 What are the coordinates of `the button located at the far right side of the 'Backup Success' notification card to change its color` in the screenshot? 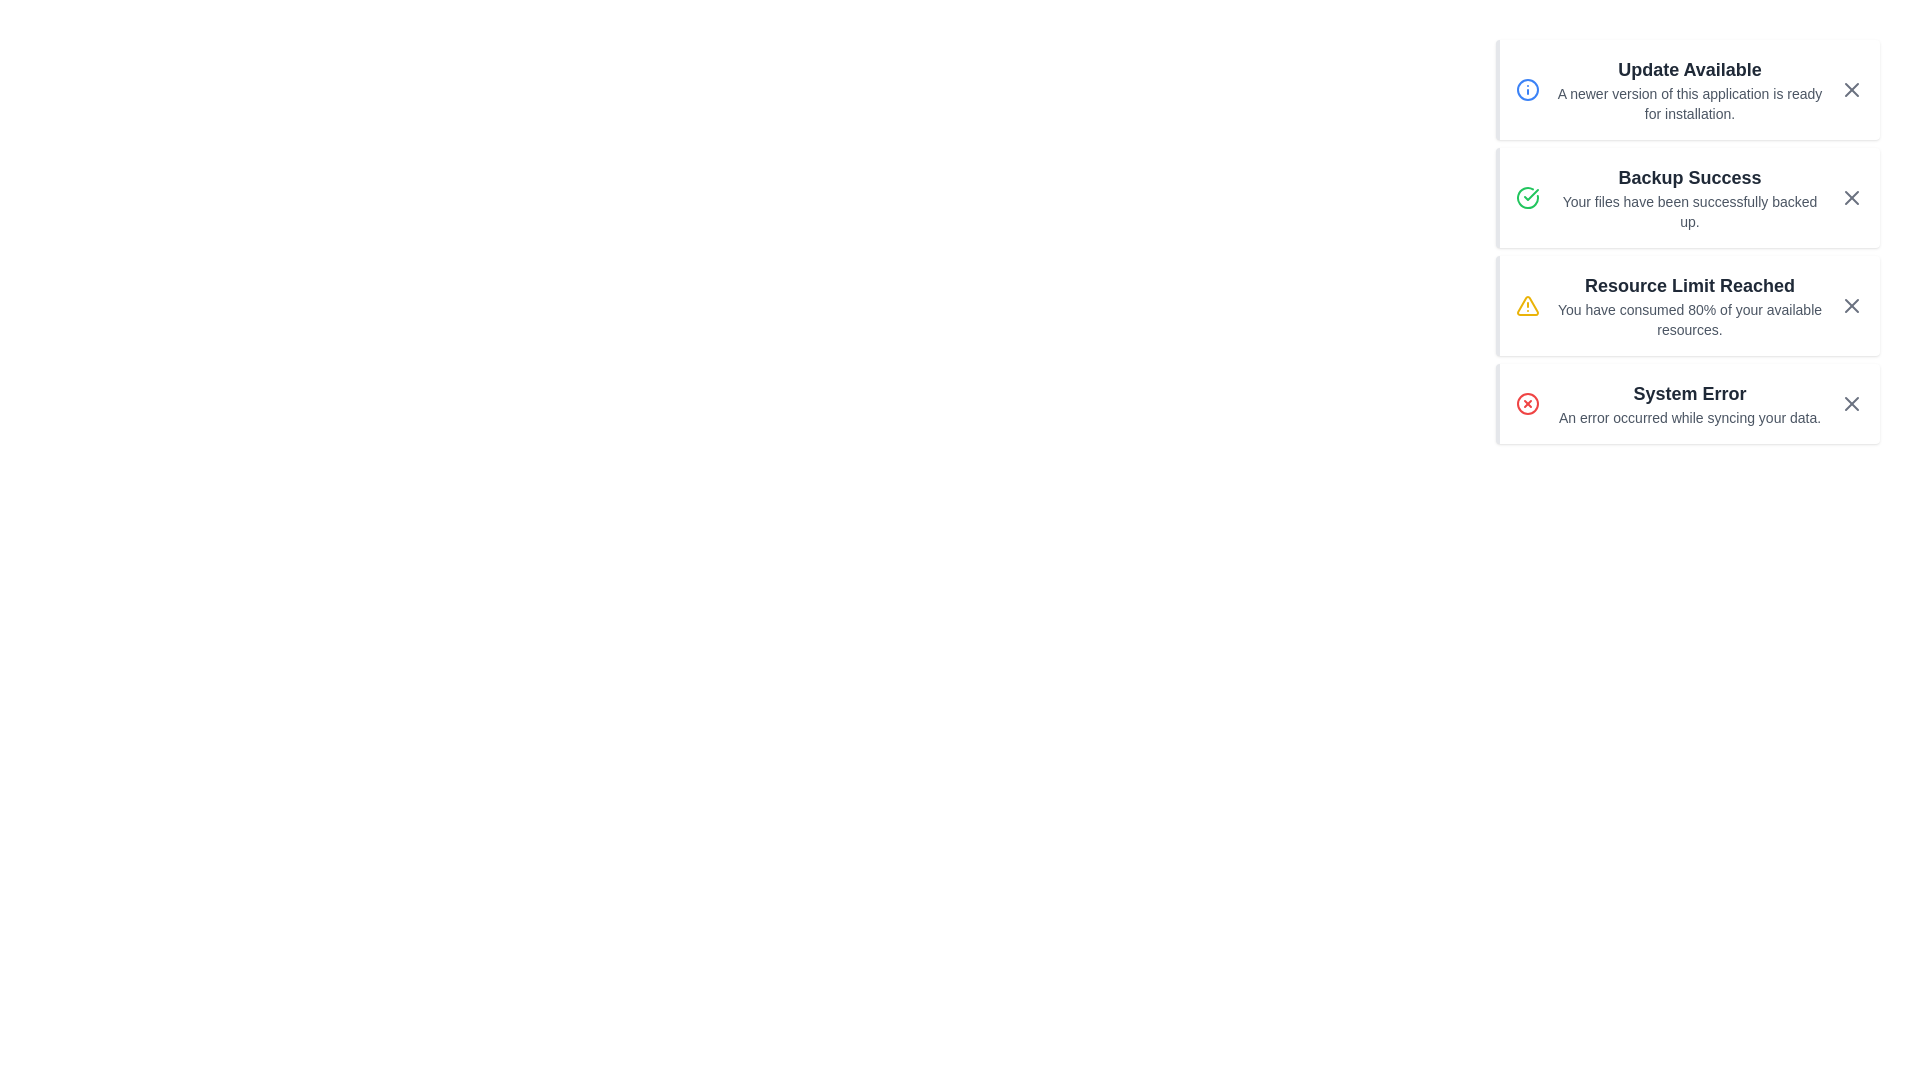 It's located at (1851, 197).